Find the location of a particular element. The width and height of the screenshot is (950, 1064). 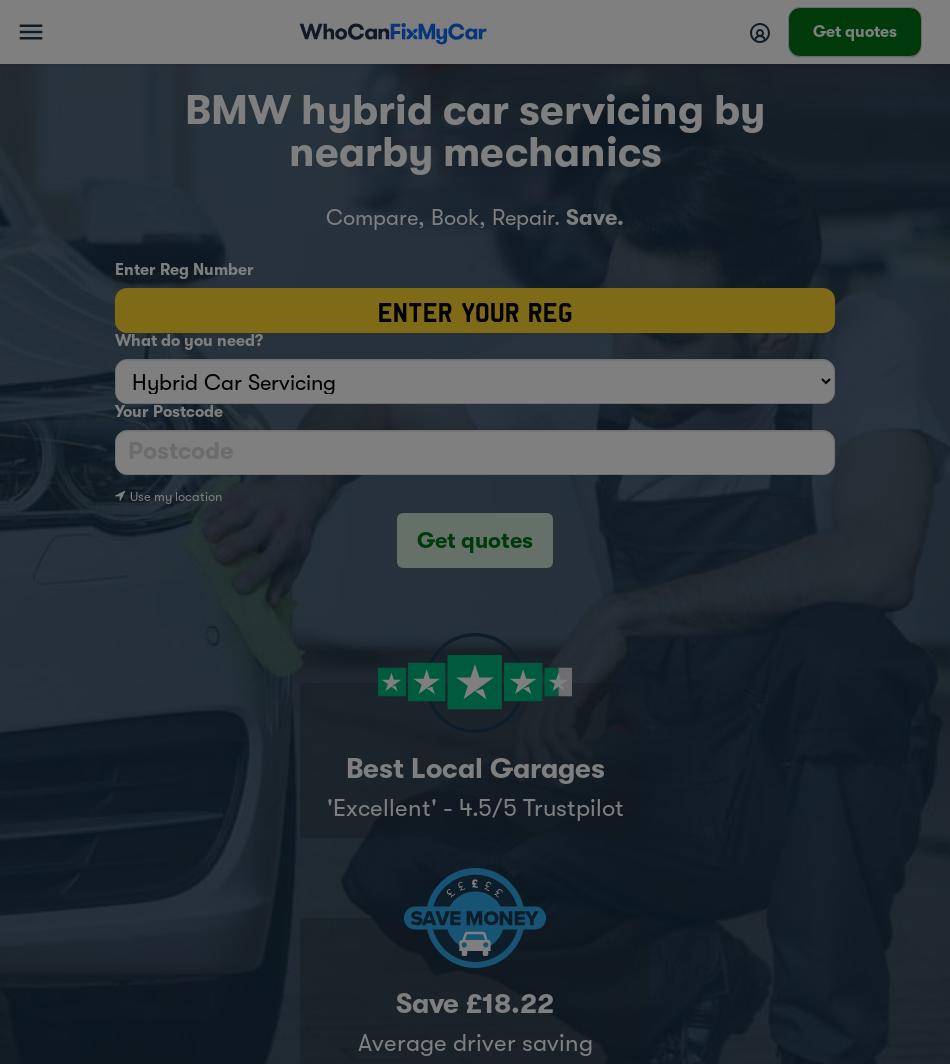

'Average driver saving' is located at coordinates (473, 1041).